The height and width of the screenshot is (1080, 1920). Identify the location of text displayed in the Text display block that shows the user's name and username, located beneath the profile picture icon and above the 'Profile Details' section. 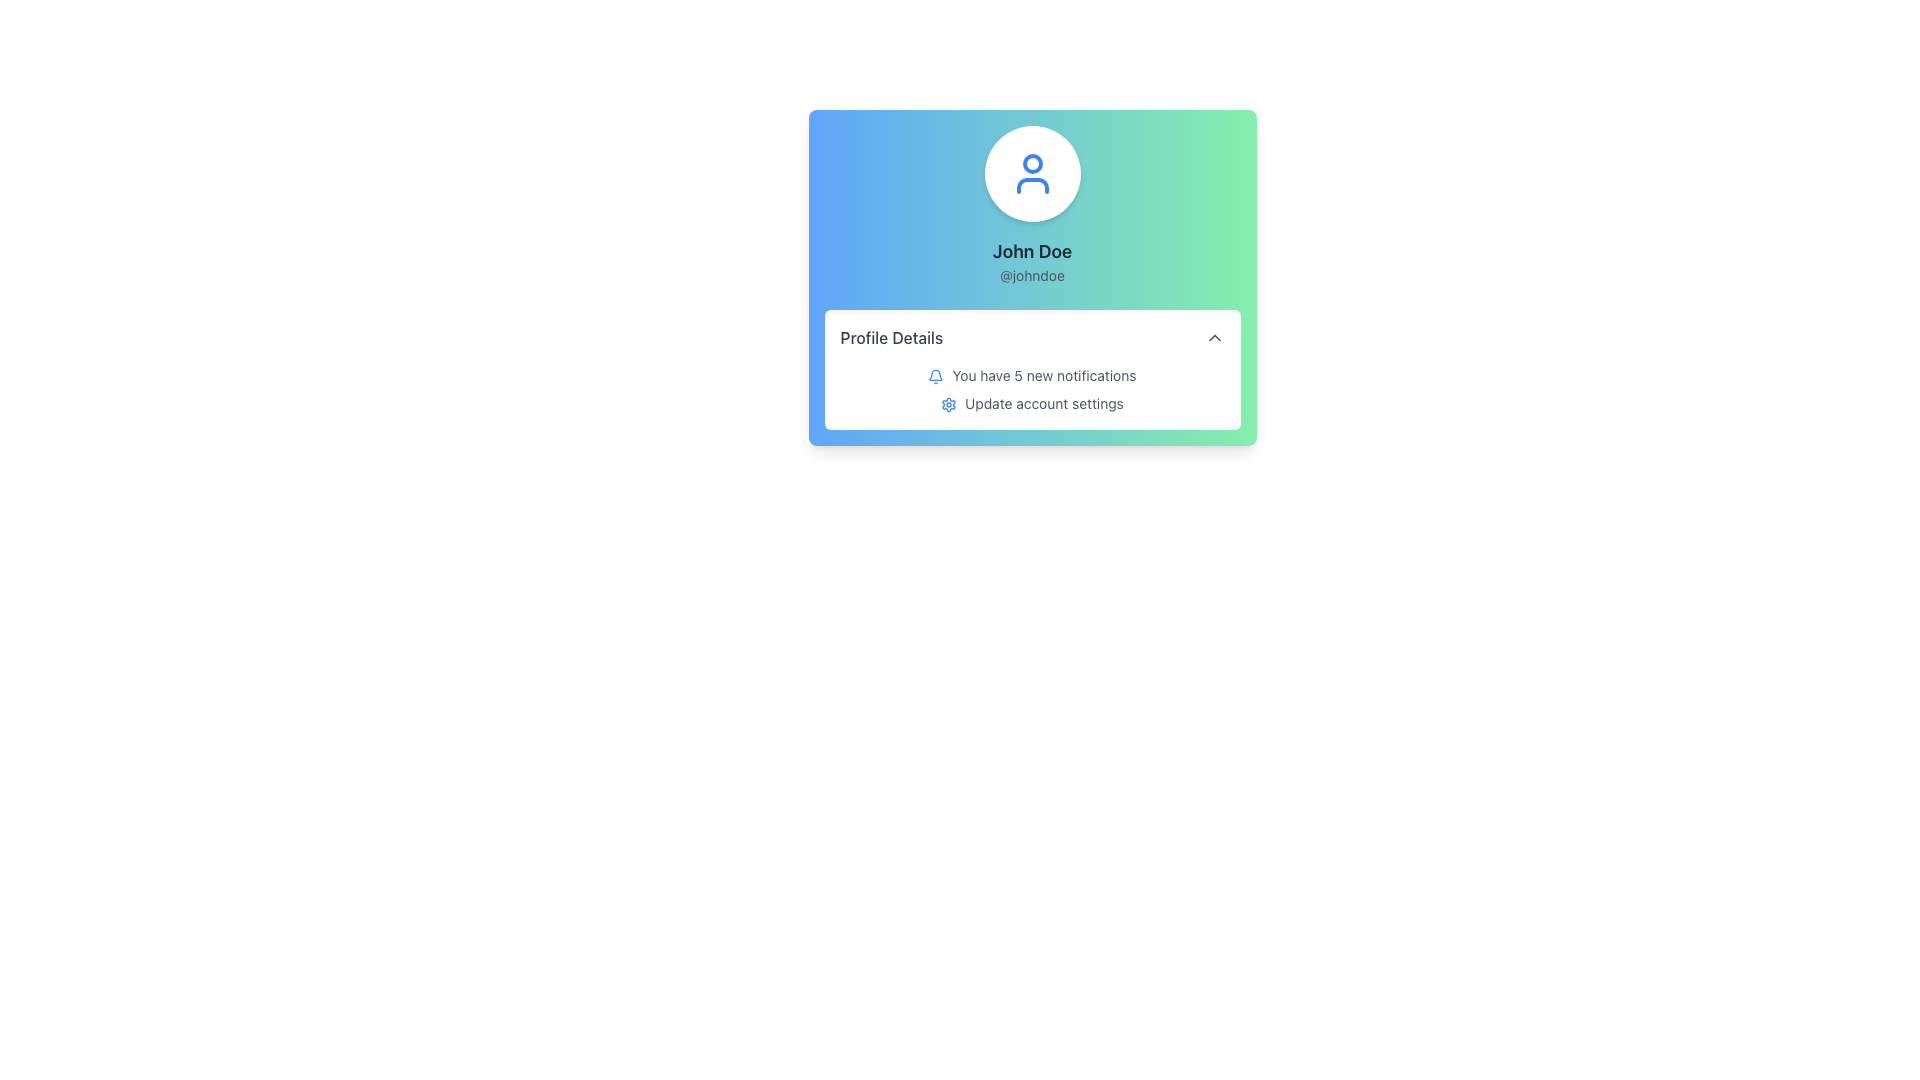
(1032, 261).